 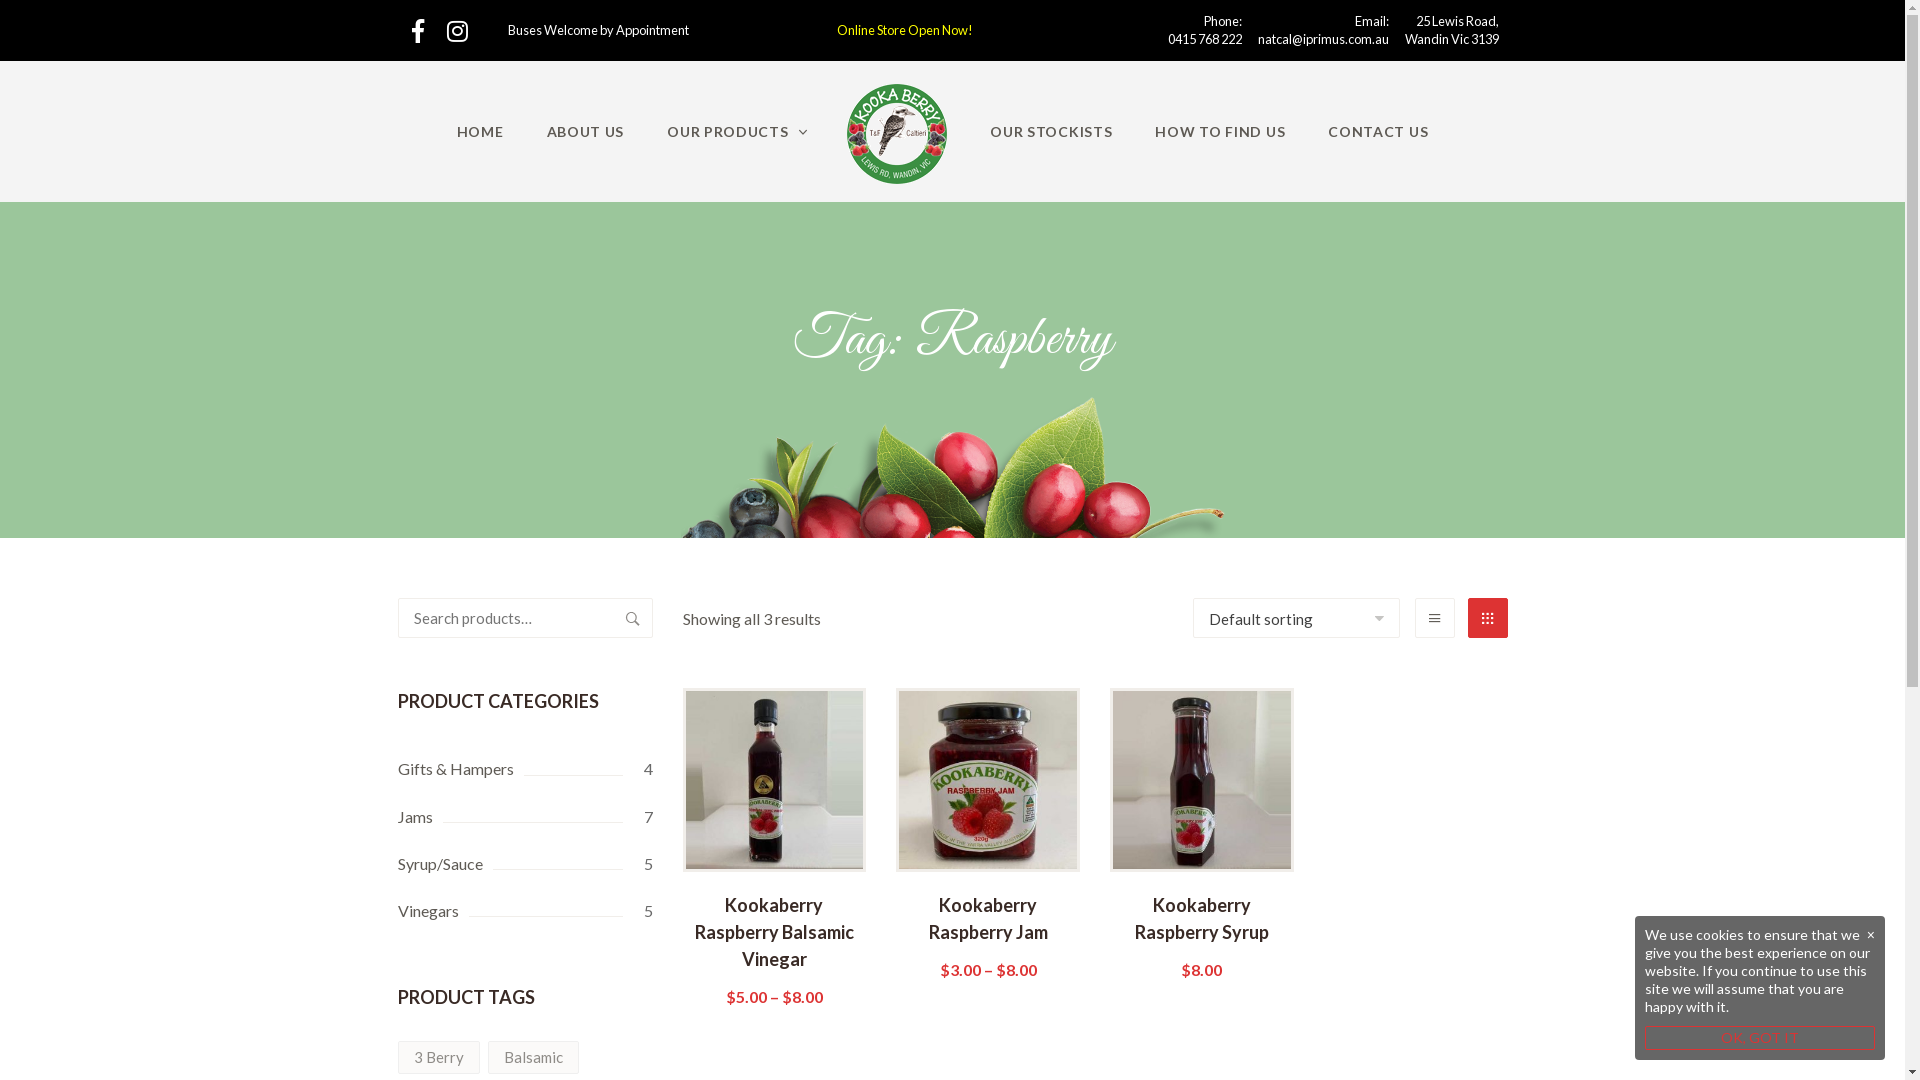 What do you see at coordinates (1376, 131) in the screenshot?
I see `'CONTACT US'` at bounding box center [1376, 131].